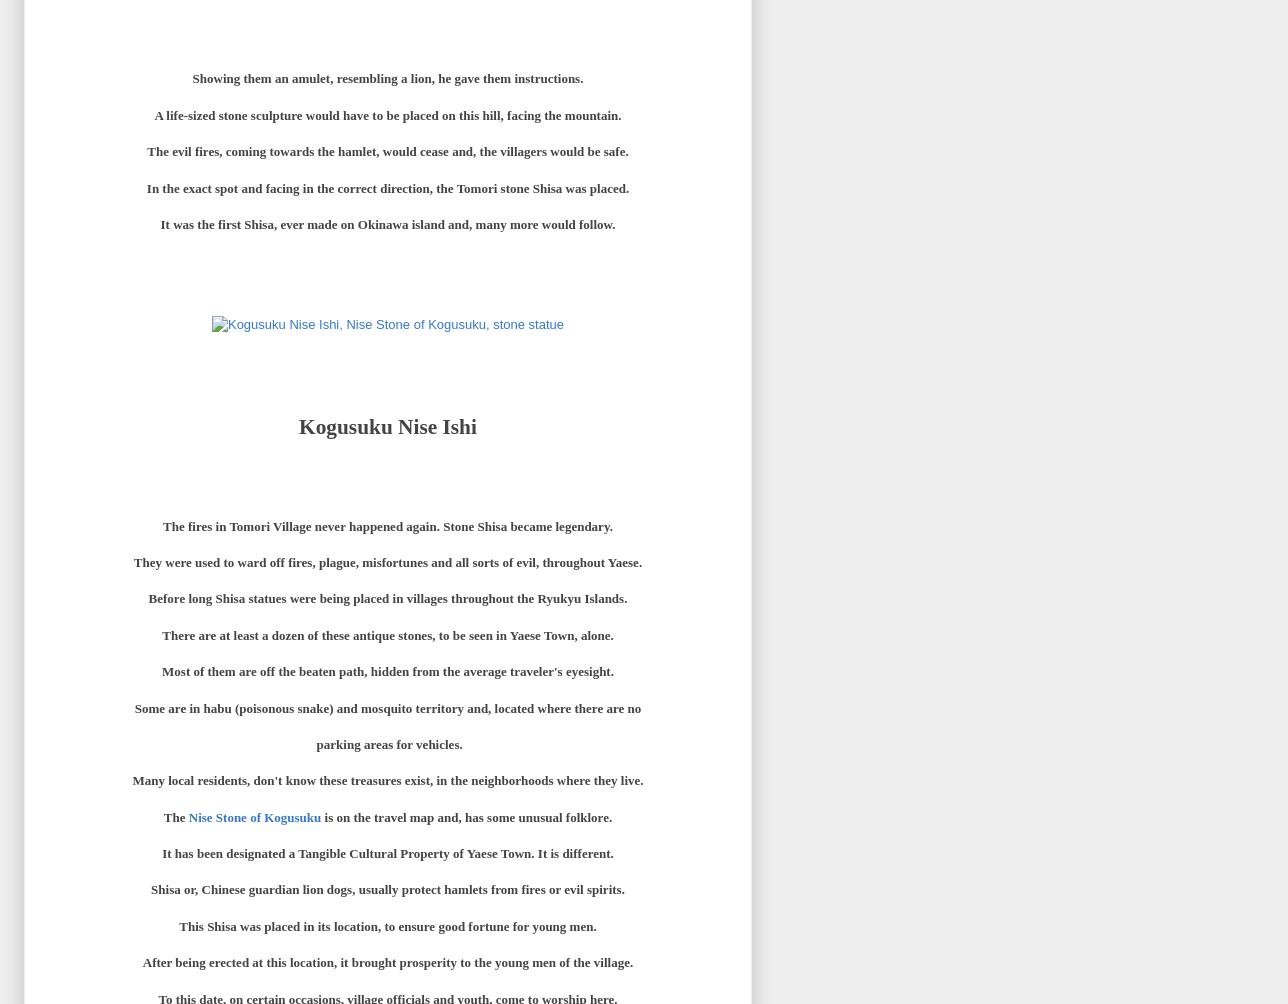  What do you see at coordinates (387, 150) in the screenshot?
I see `'The evil fires, coming towards the hamlet, would cease and, the villagers would be safe.'` at bounding box center [387, 150].